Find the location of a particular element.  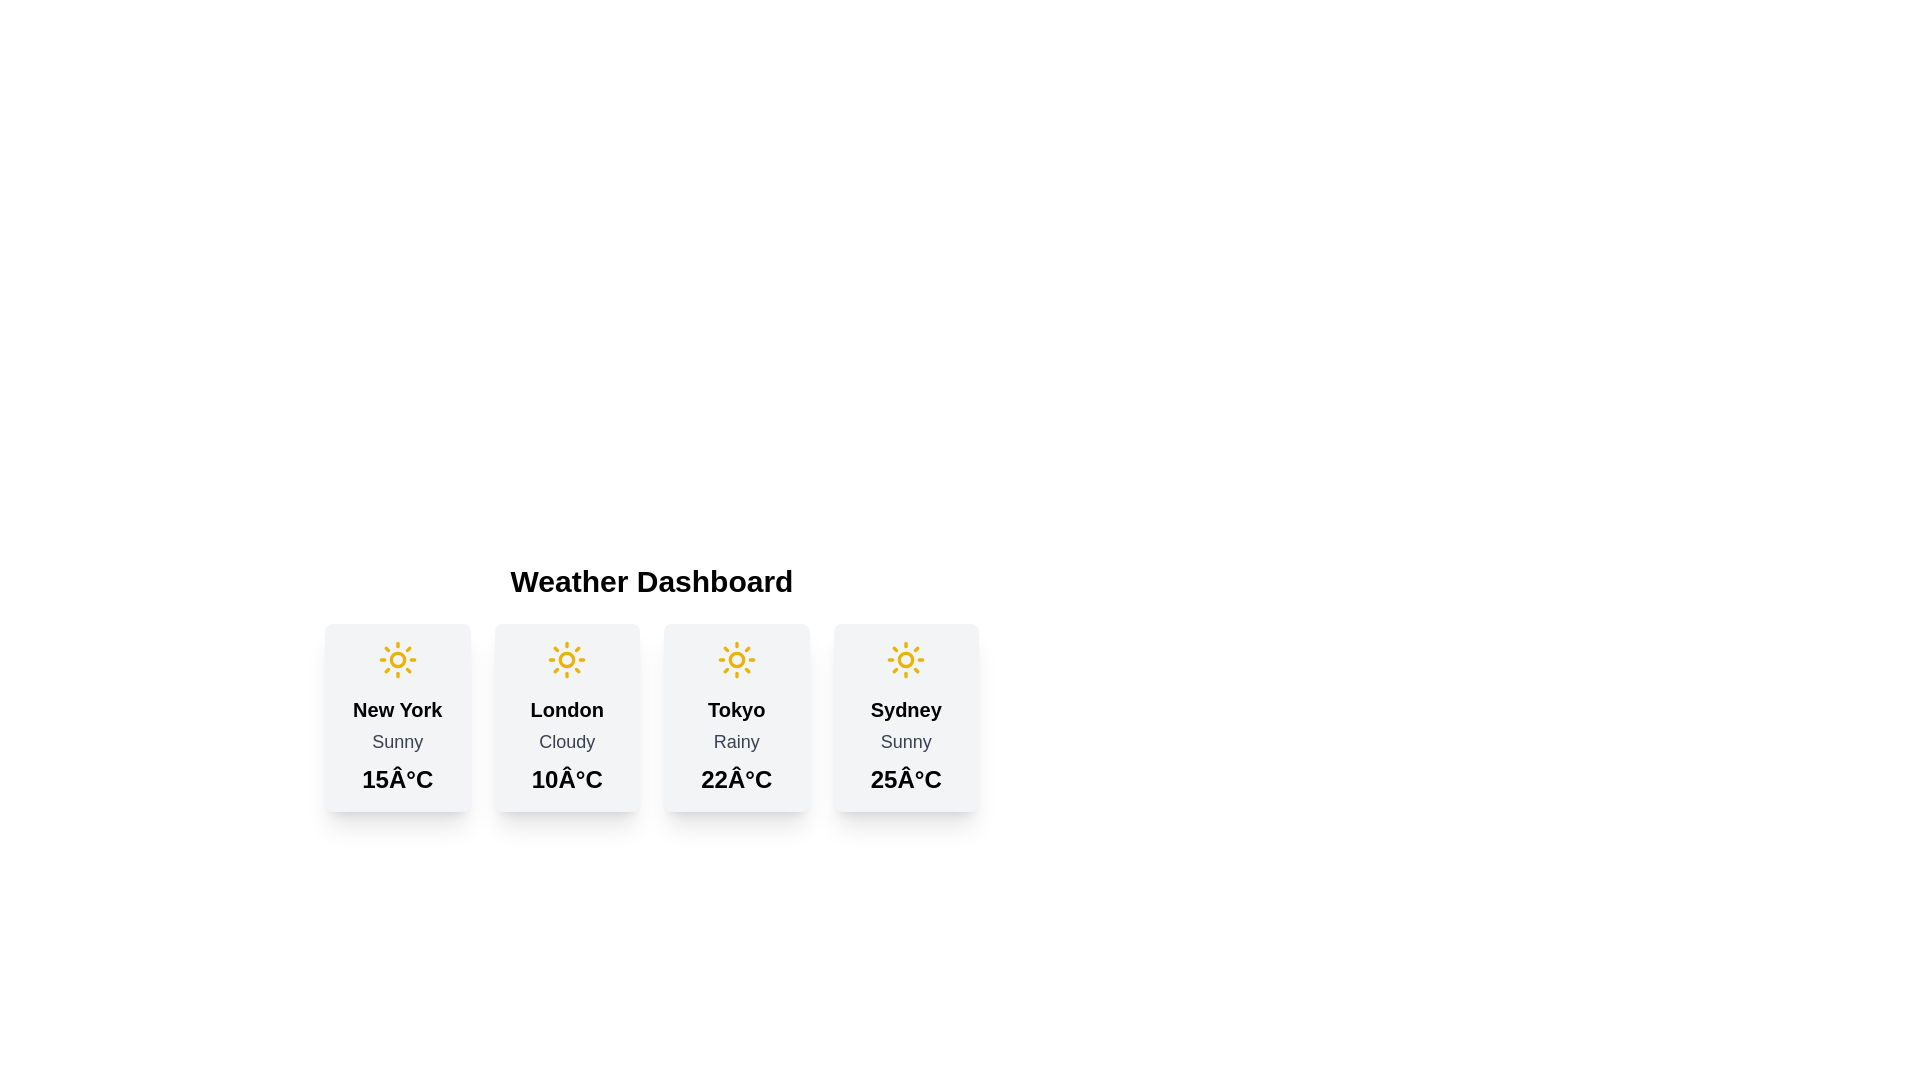

the Text Label displaying the current temperature for 'New York' at the bottom center of the weather card is located at coordinates (397, 778).